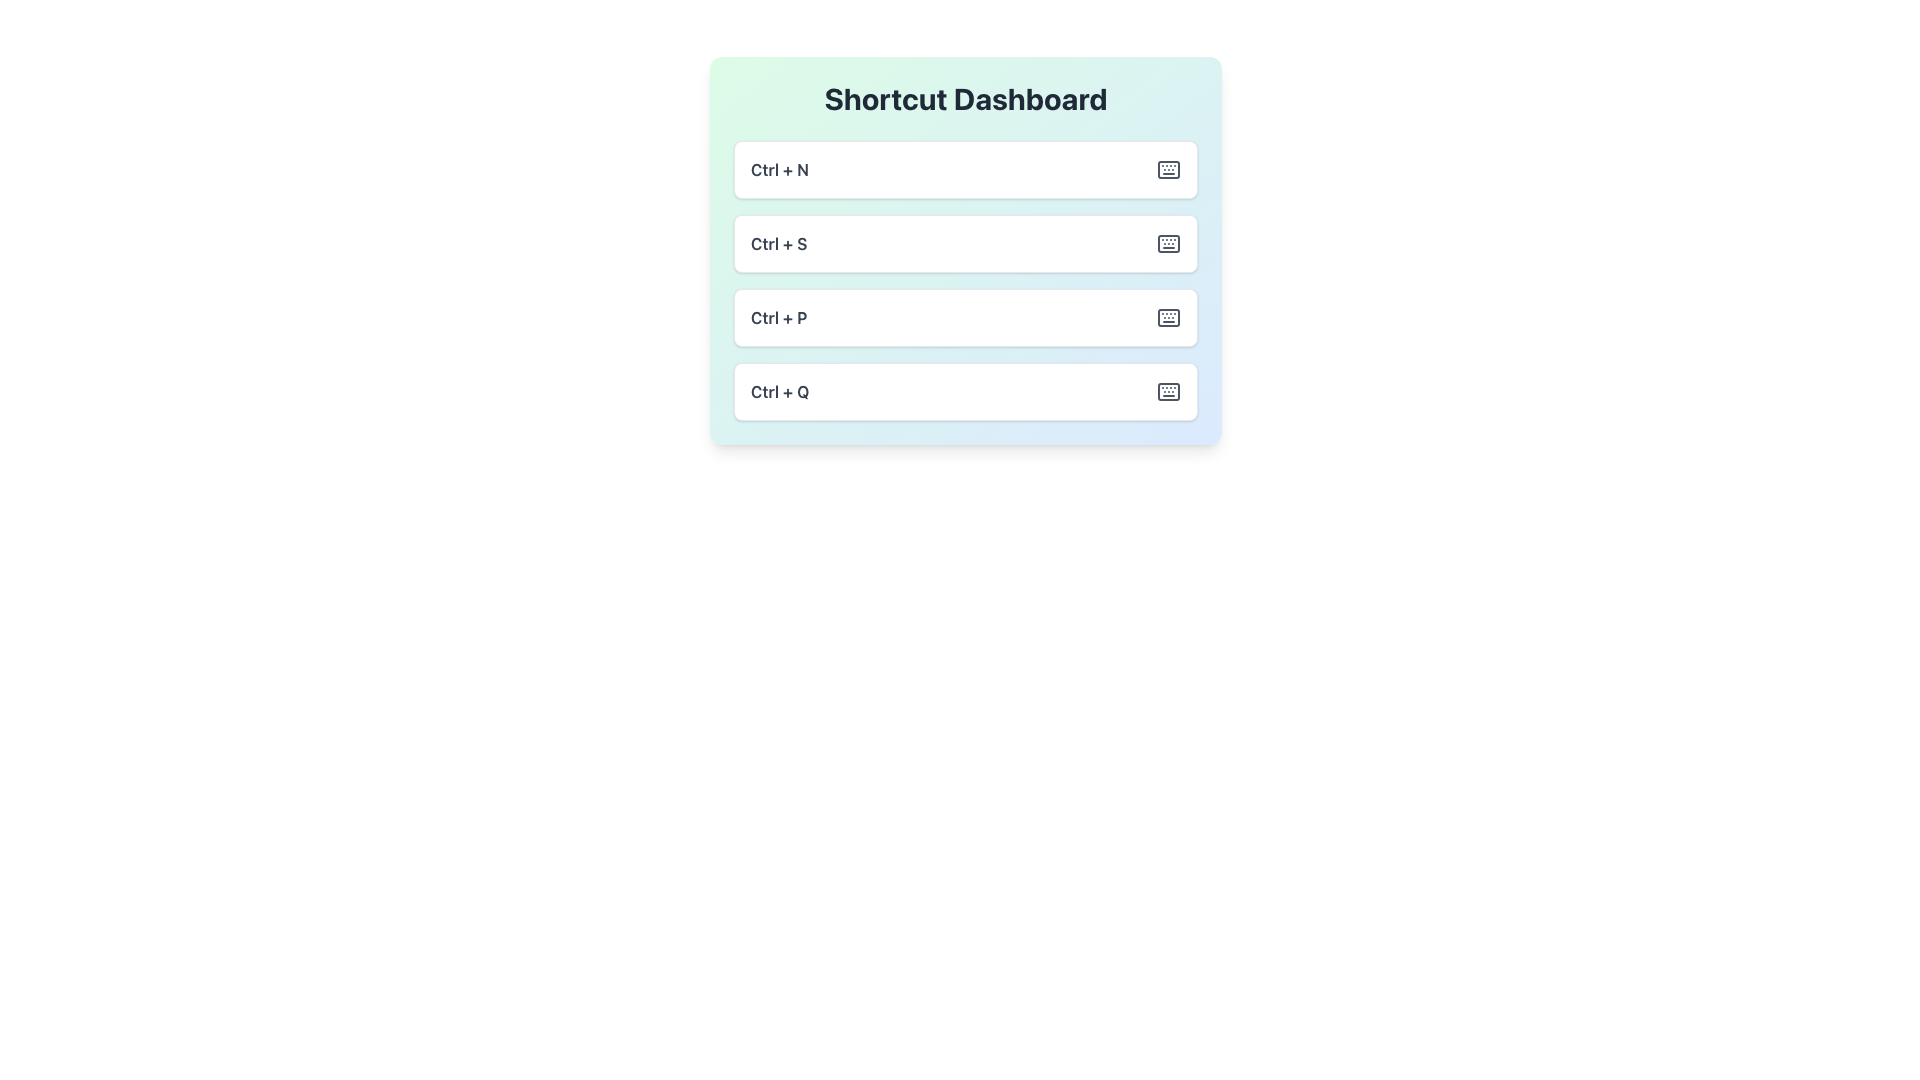 Image resolution: width=1920 pixels, height=1080 pixels. What do you see at coordinates (965, 249) in the screenshot?
I see `the second button in the vertical list, which indicates a keyboard shortcut` at bounding box center [965, 249].